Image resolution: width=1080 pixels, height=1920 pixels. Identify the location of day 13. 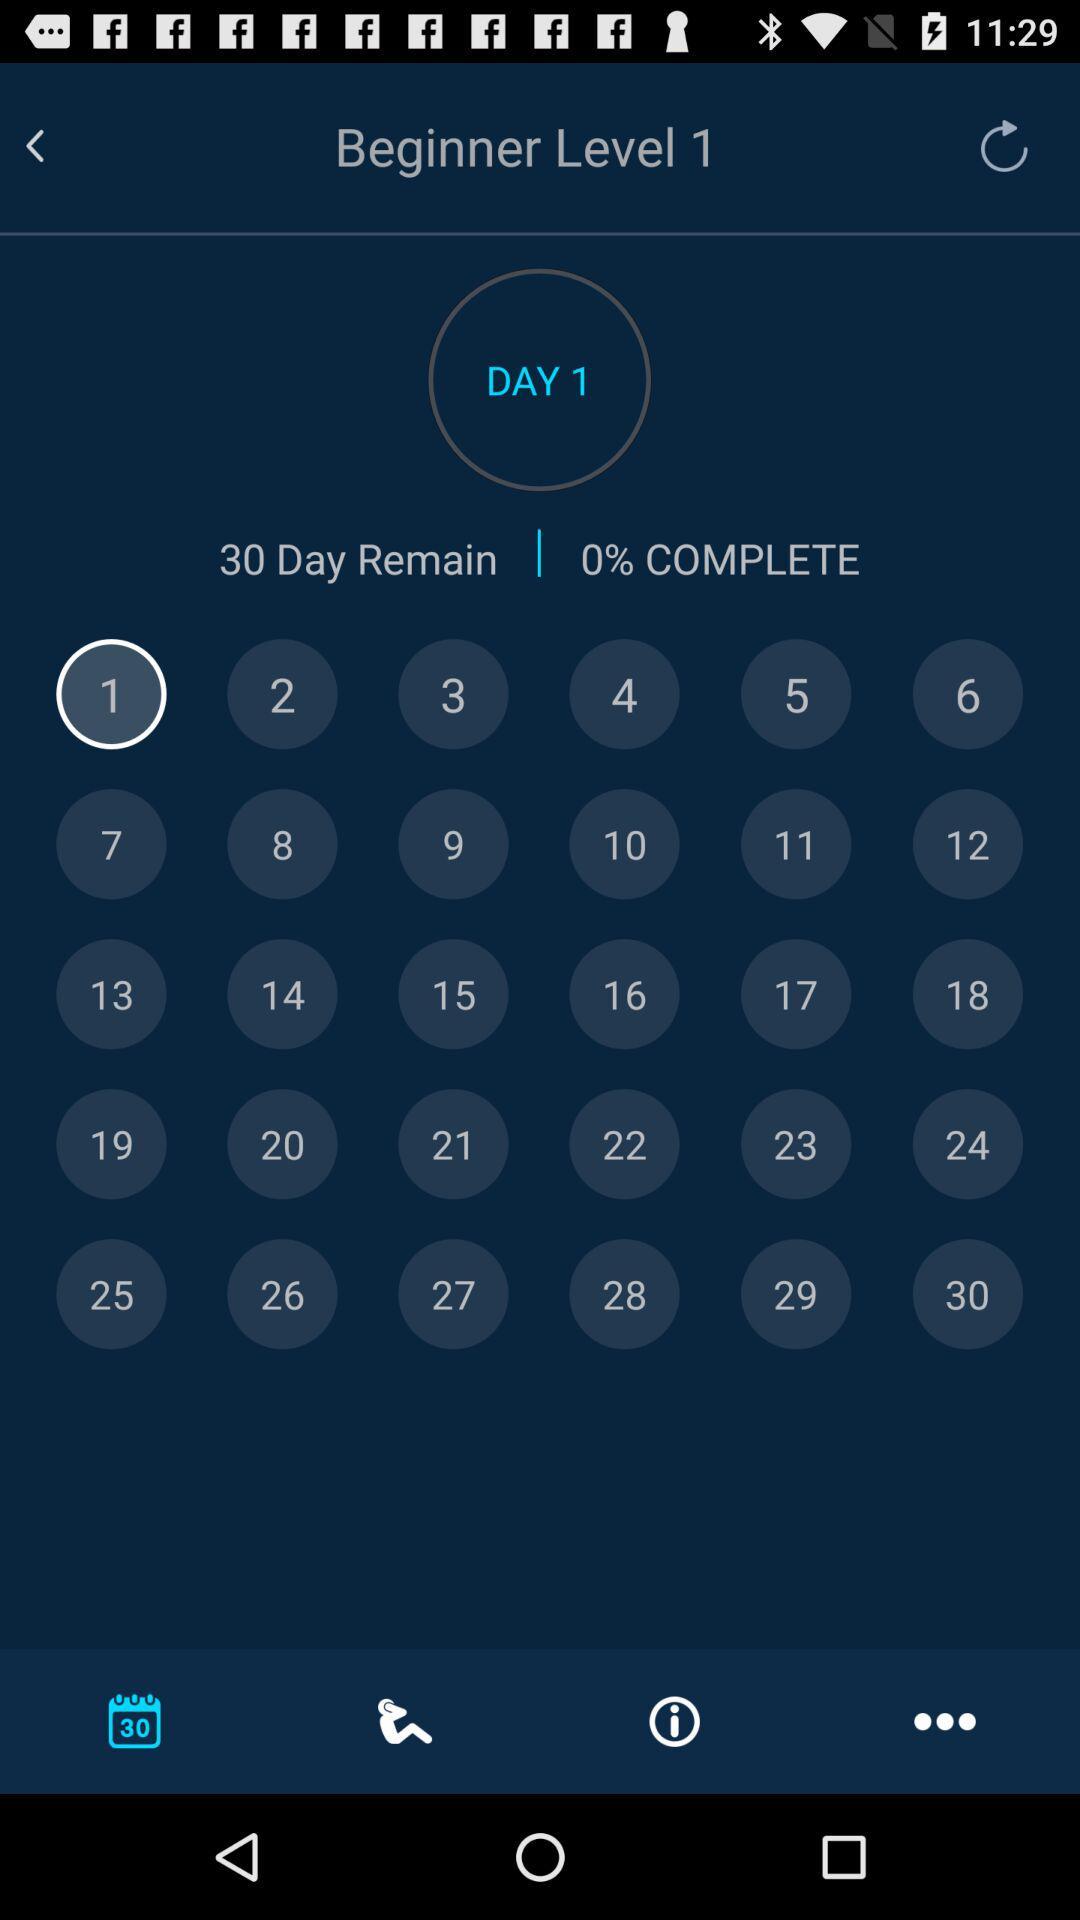
(111, 994).